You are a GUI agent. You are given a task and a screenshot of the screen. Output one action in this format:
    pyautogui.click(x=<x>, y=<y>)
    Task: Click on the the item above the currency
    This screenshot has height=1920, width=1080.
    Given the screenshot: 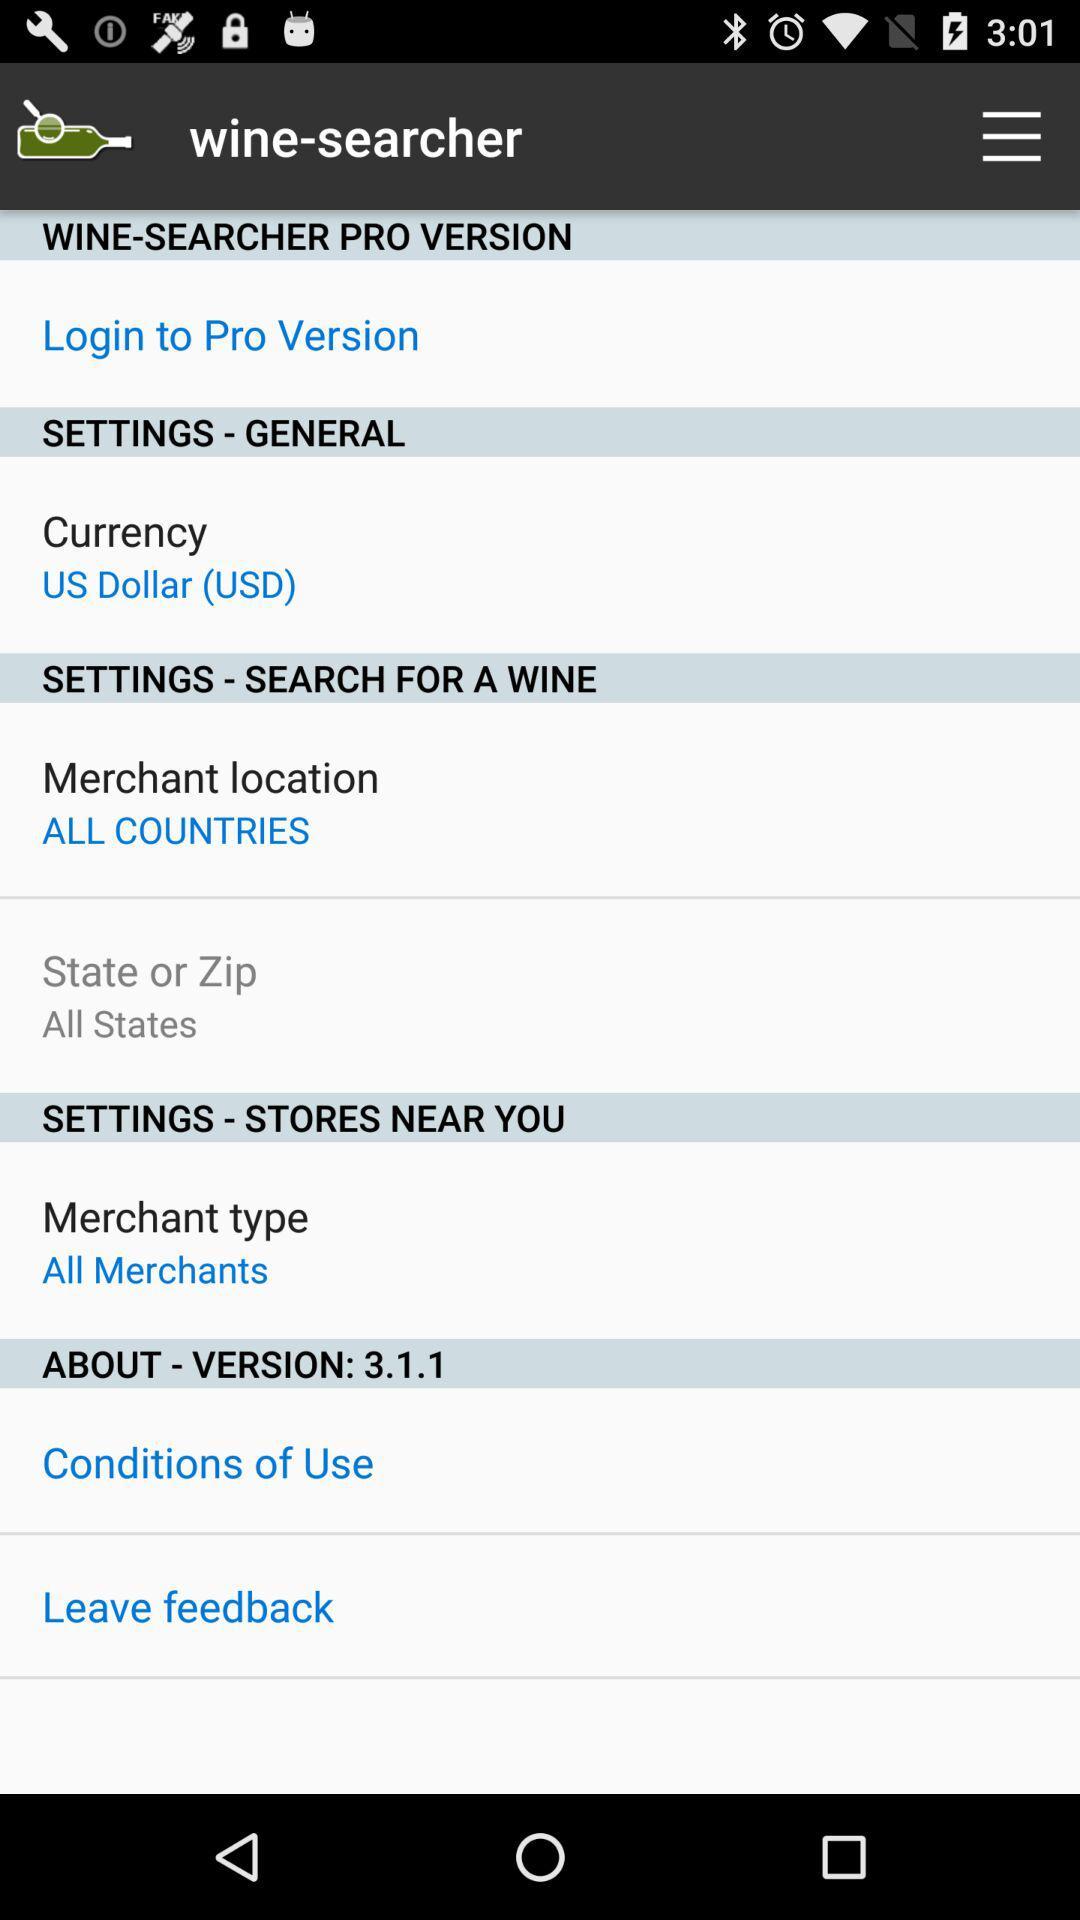 What is the action you would take?
    pyautogui.click(x=540, y=431)
    